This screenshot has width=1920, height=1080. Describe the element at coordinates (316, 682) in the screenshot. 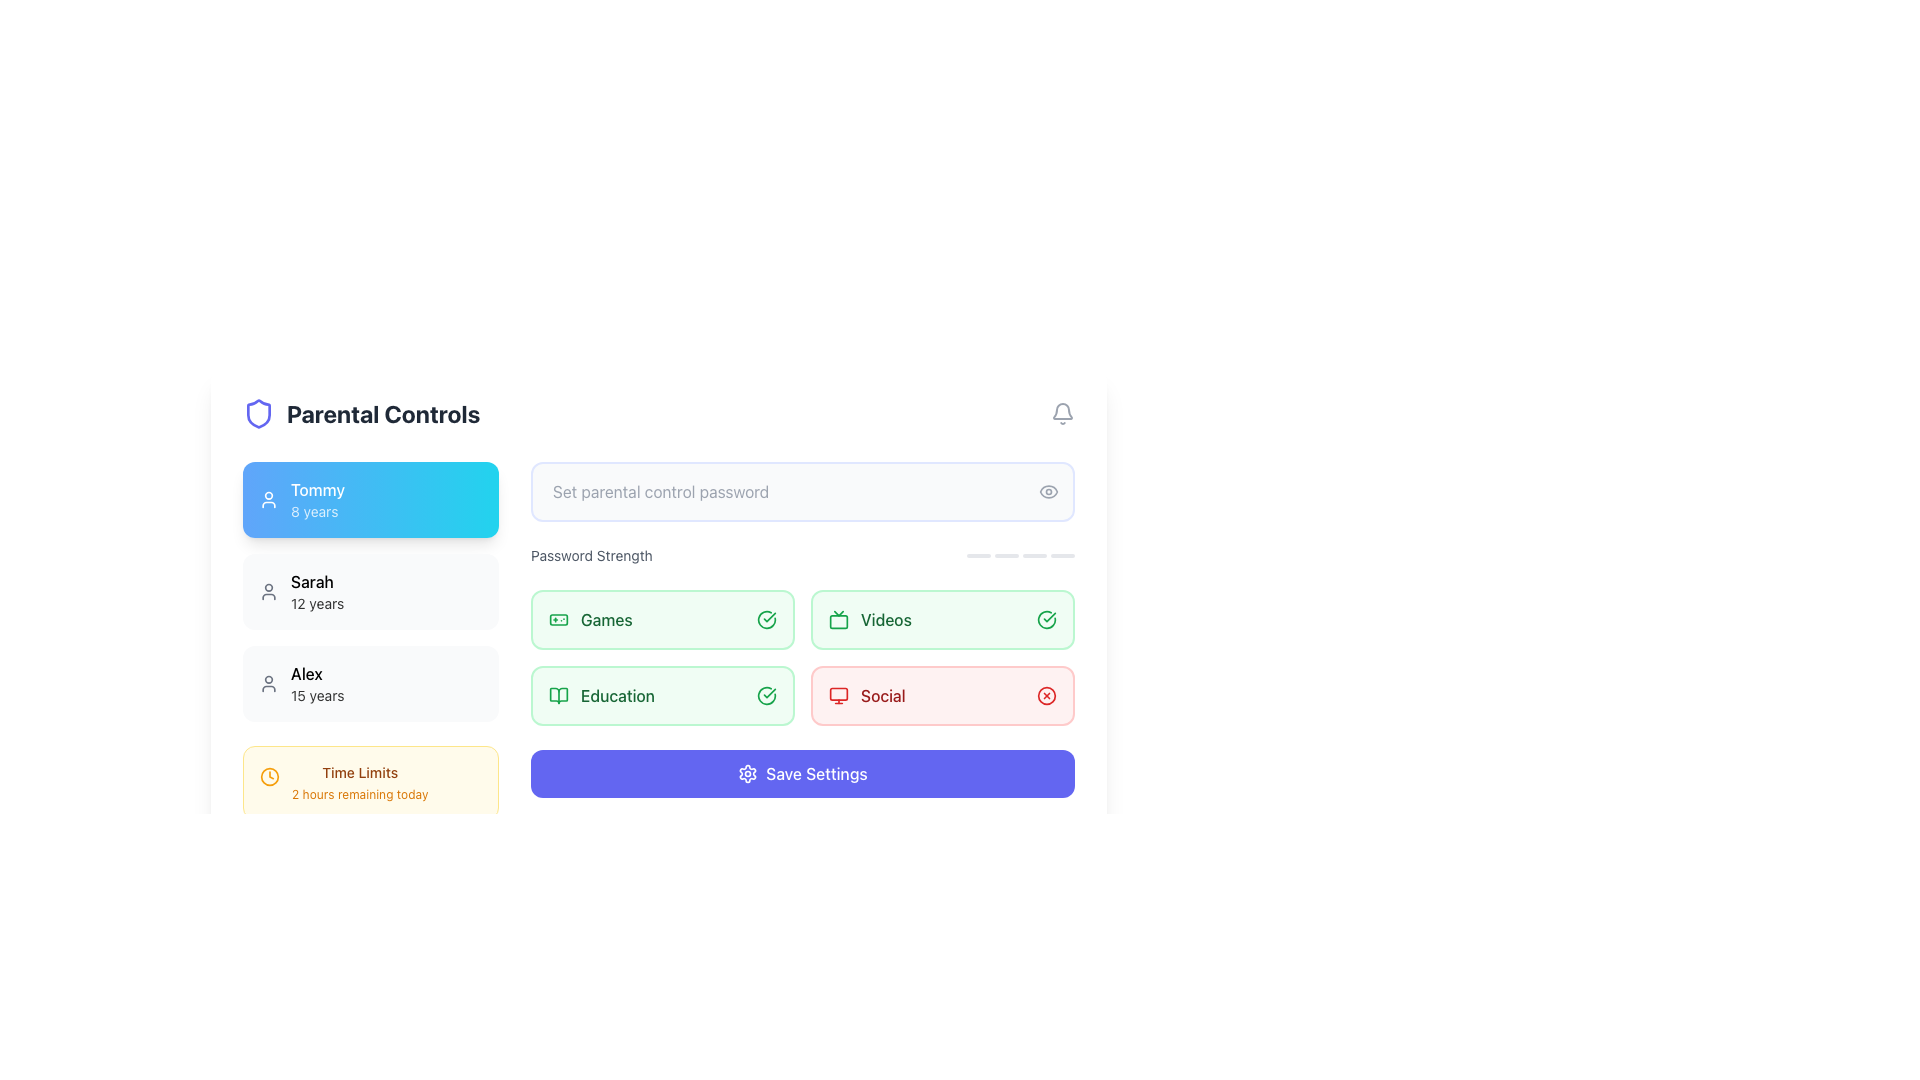

I see `the text display component showing 'Alex' and '15 years'` at that location.